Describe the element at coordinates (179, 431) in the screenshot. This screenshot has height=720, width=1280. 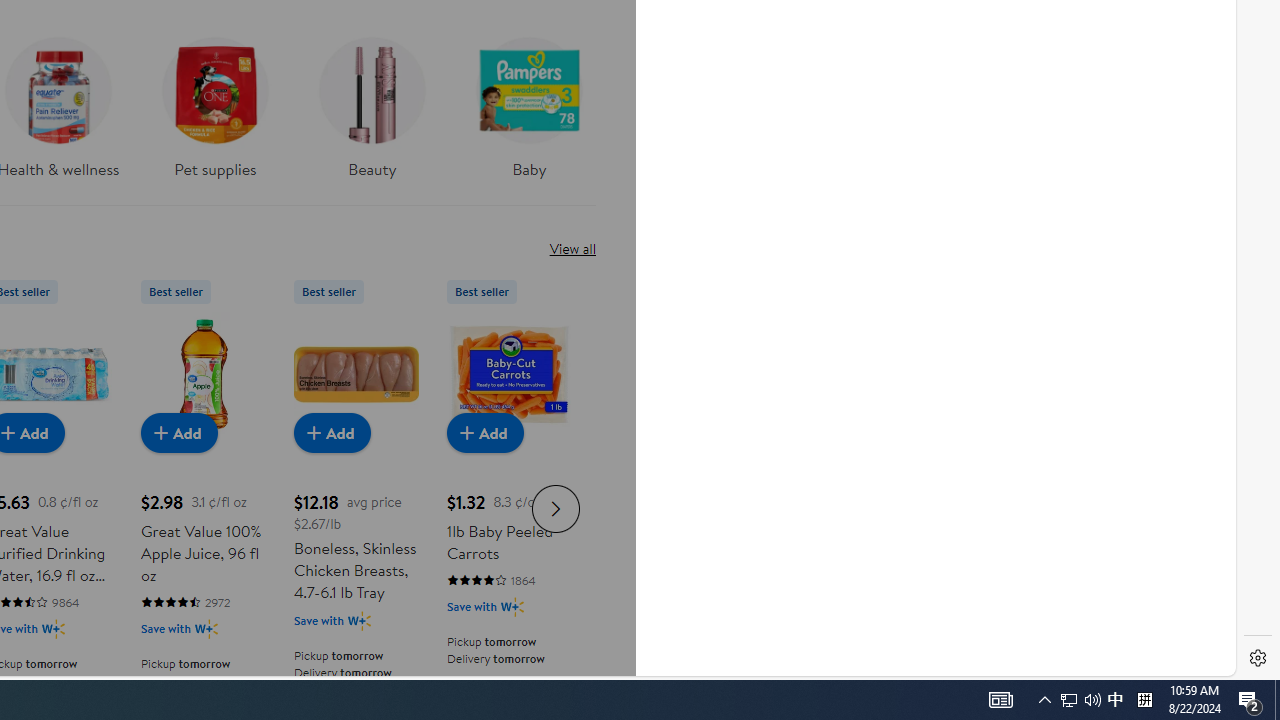
I see `'Add to cart - Great Value 100% Apple Juice, 96 fl oz'` at that location.